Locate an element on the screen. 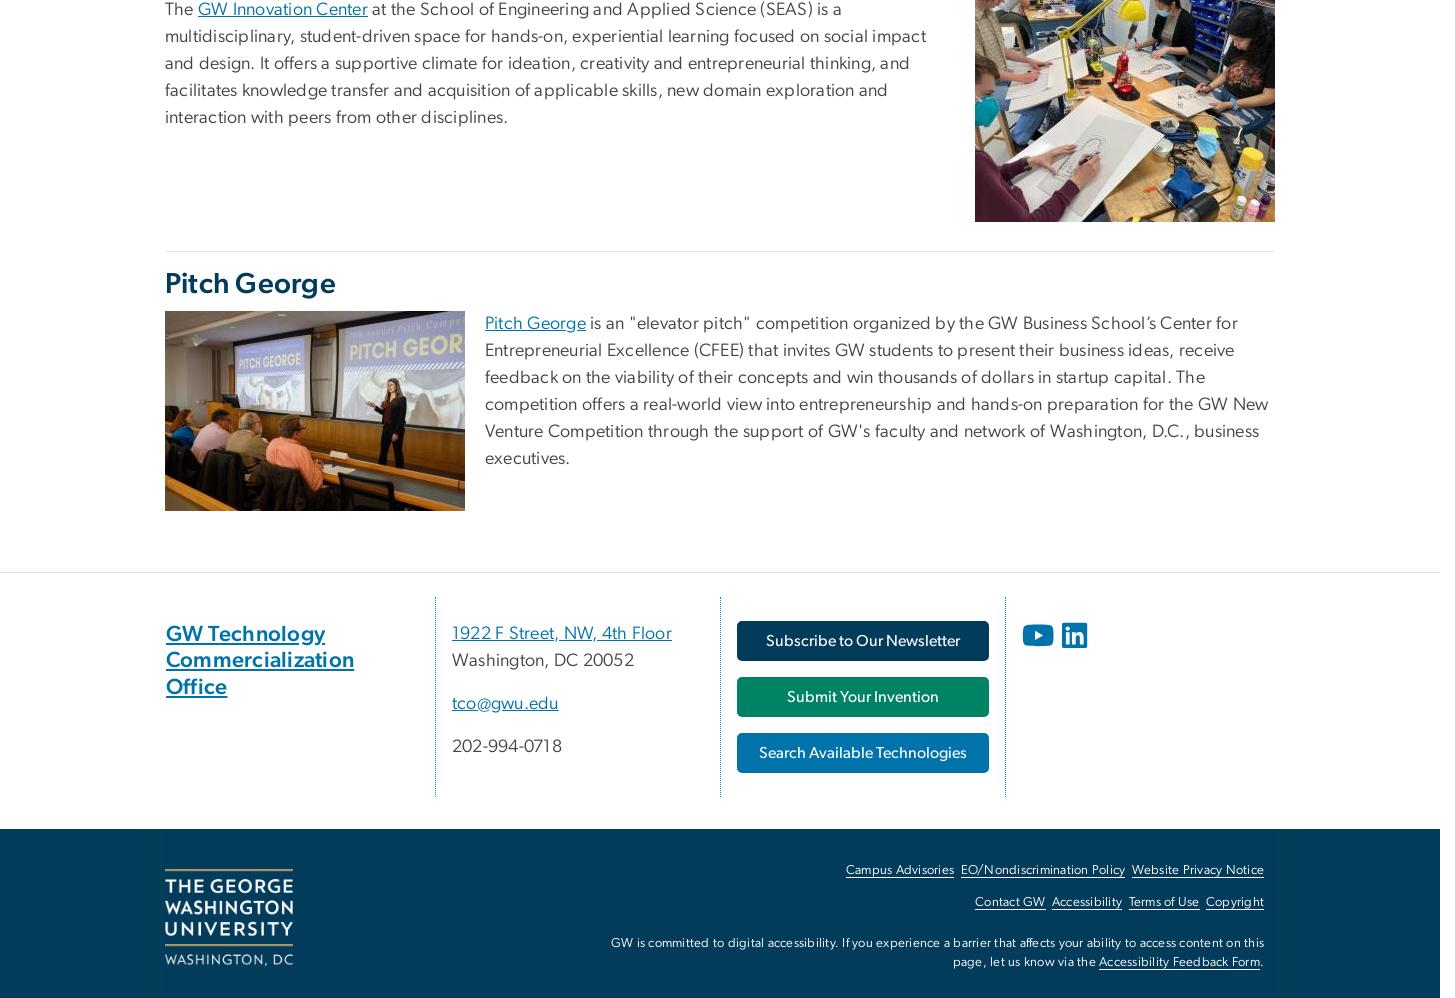  'Terms of Use' is located at coordinates (1162, 902).